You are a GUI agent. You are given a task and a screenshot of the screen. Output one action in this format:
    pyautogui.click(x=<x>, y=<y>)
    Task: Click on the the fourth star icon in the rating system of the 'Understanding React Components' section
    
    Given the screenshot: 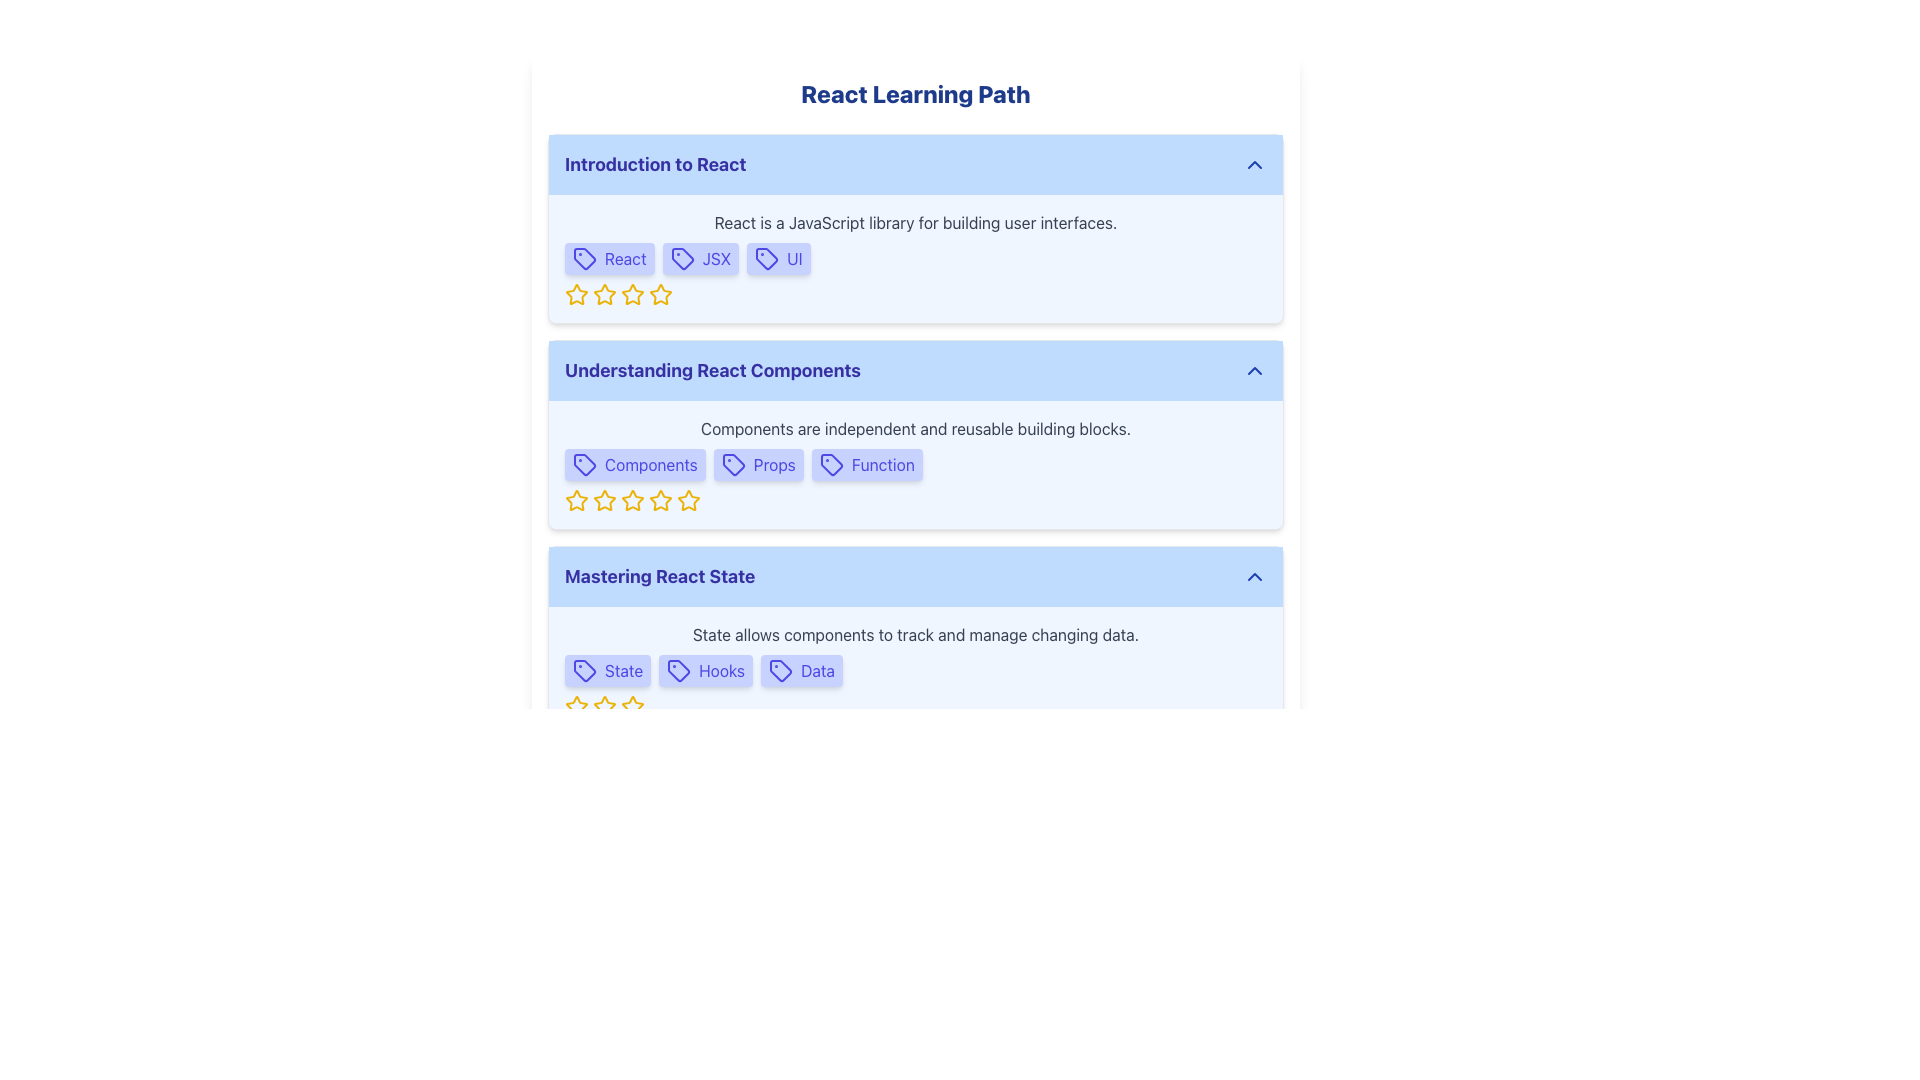 What is the action you would take?
    pyautogui.click(x=661, y=499)
    